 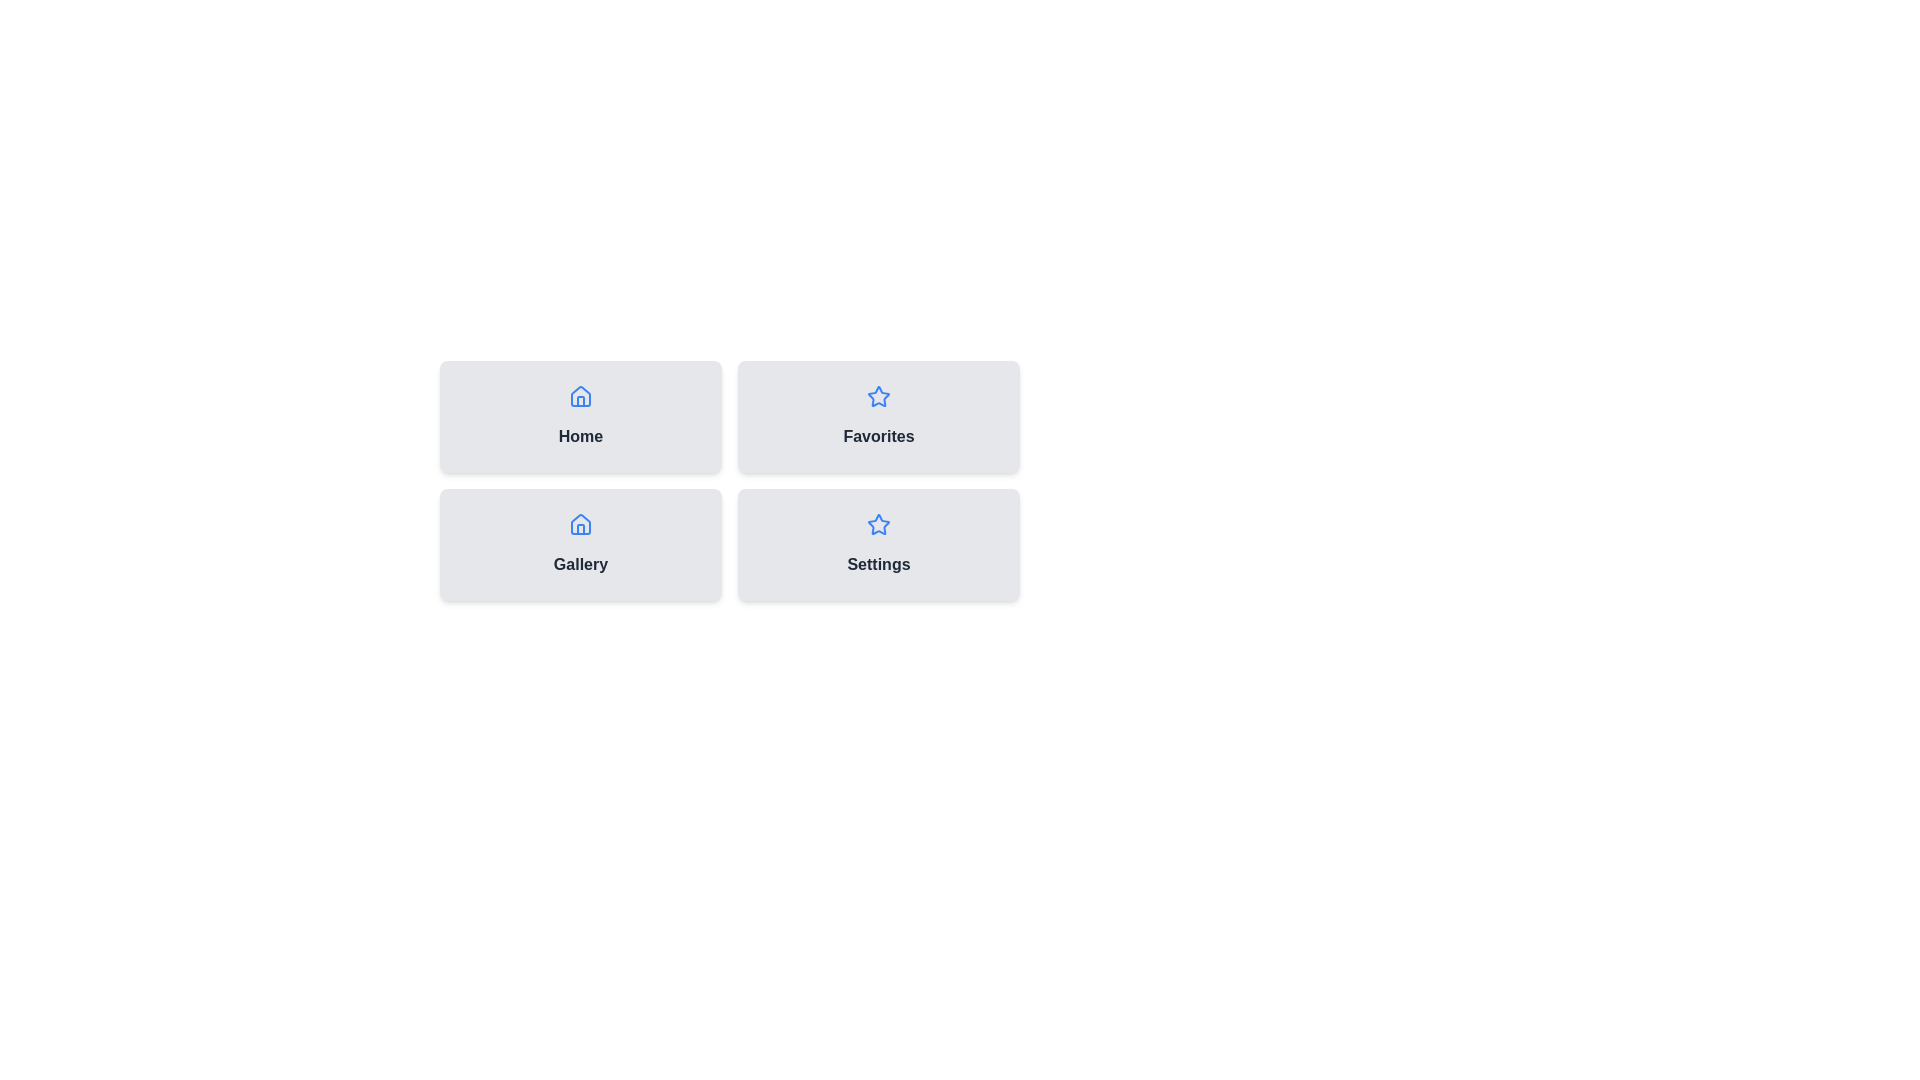 What do you see at coordinates (579, 396) in the screenshot?
I see `the blue house icon located in the upper-left button labeled 'Home' in the grid layout of four buttons` at bounding box center [579, 396].